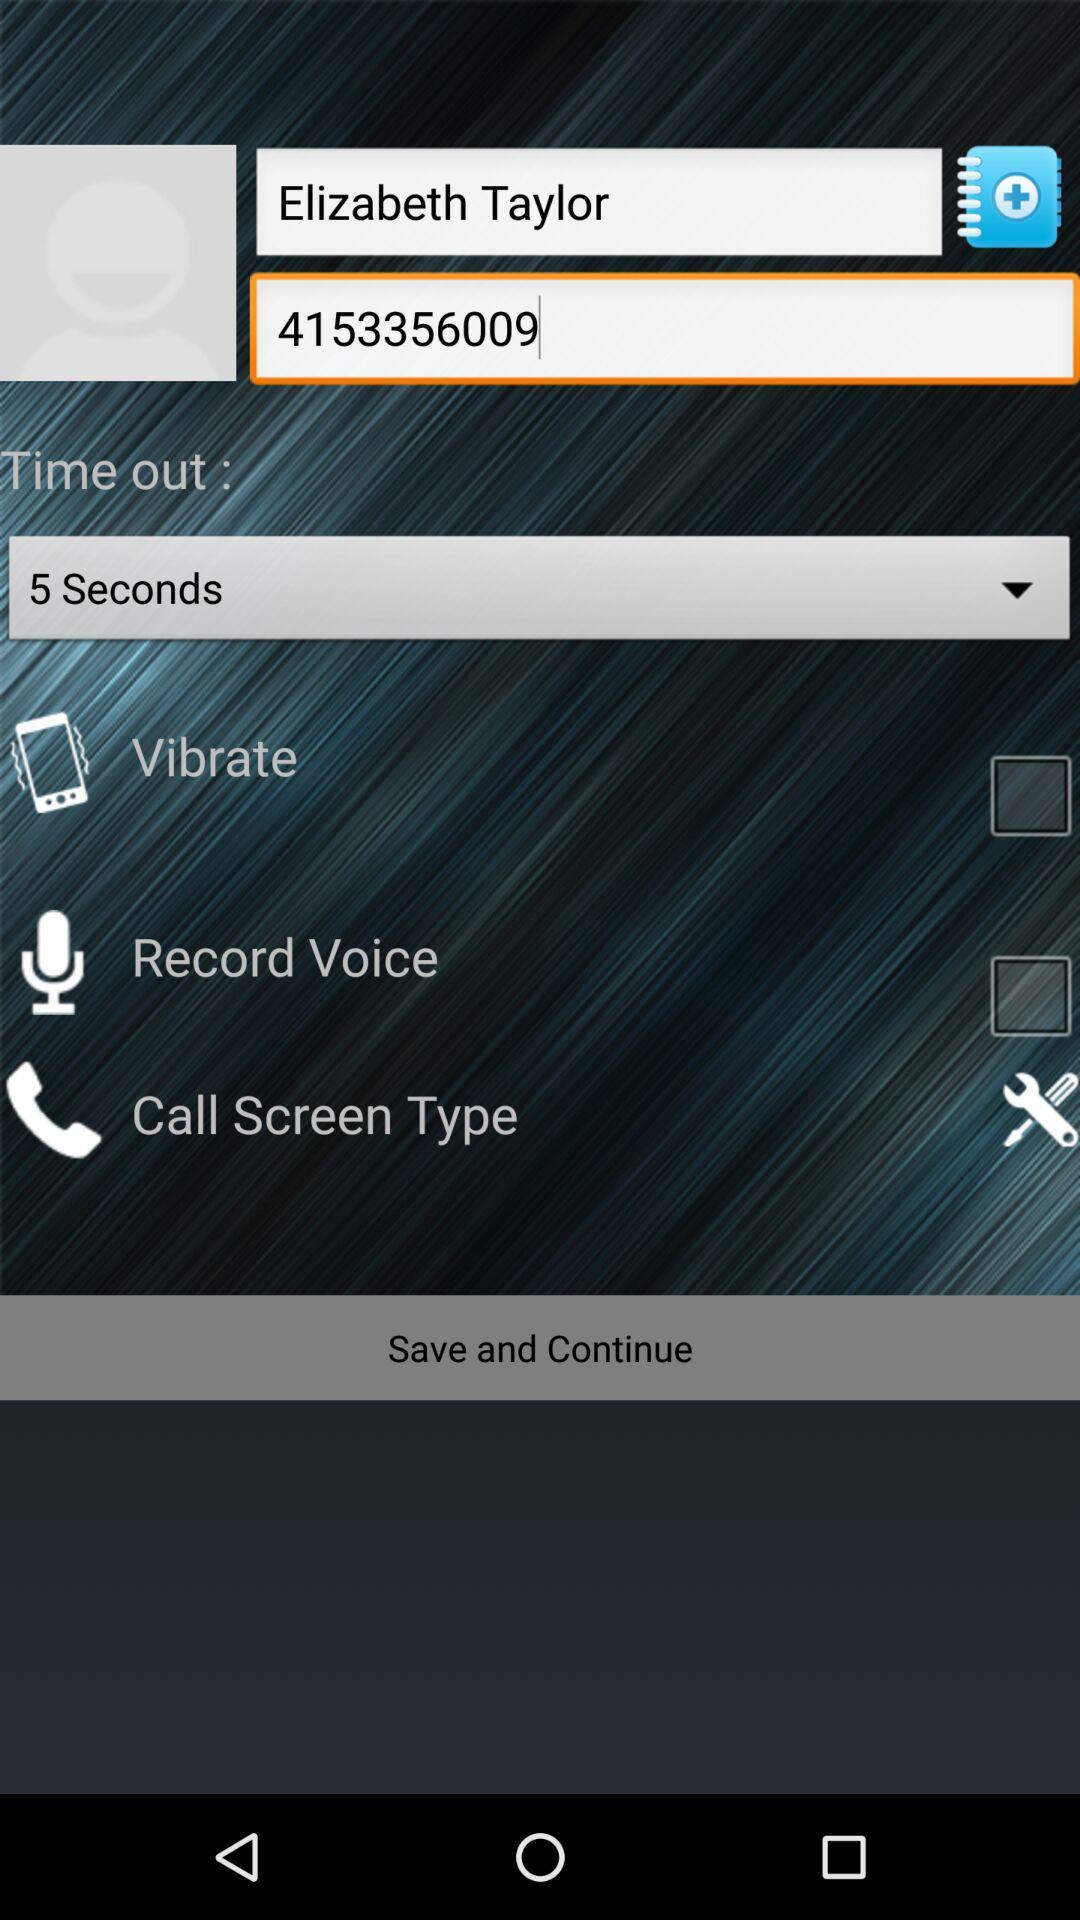  I want to click on vibration icon, so click(51, 761).